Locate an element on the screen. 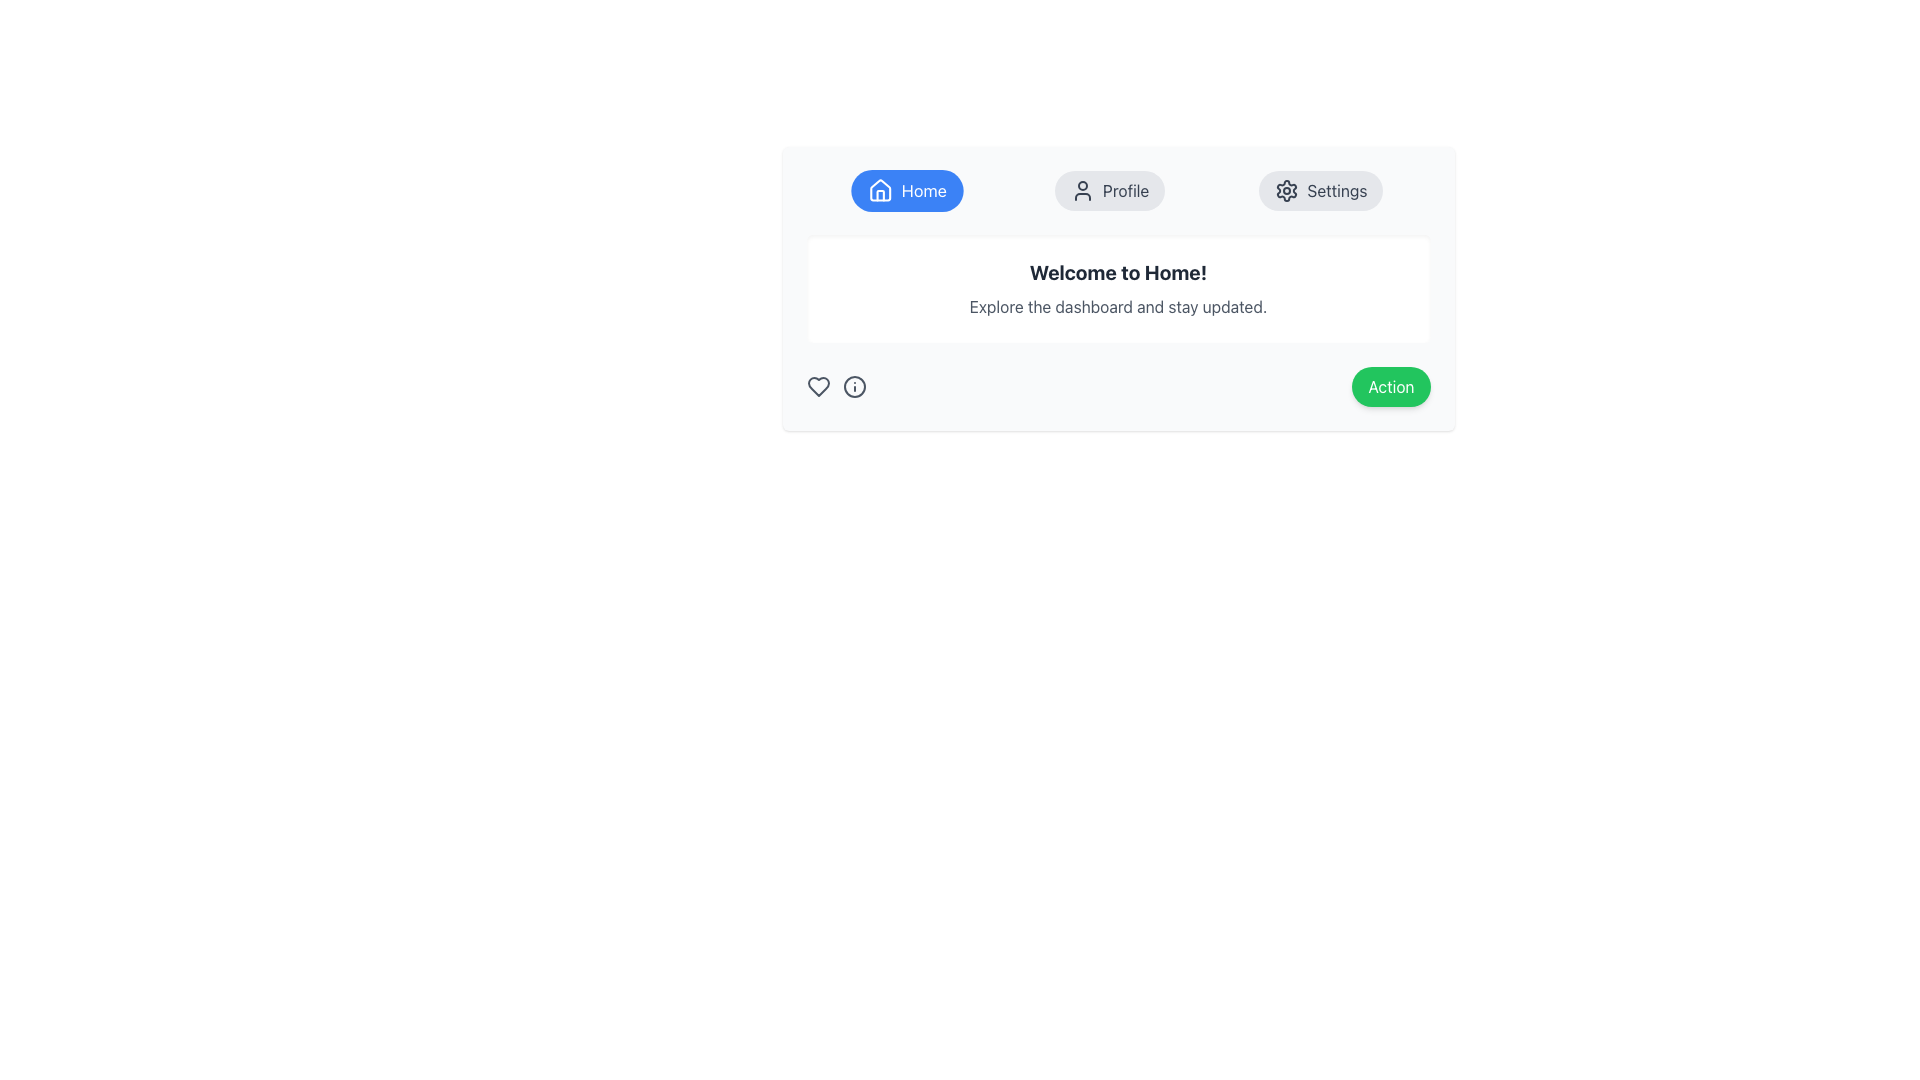 Image resolution: width=1920 pixels, height=1080 pixels. the icons in the horizontal action bar located beneath the 'Welcome to Home!' section is located at coordinates (1117, 386).